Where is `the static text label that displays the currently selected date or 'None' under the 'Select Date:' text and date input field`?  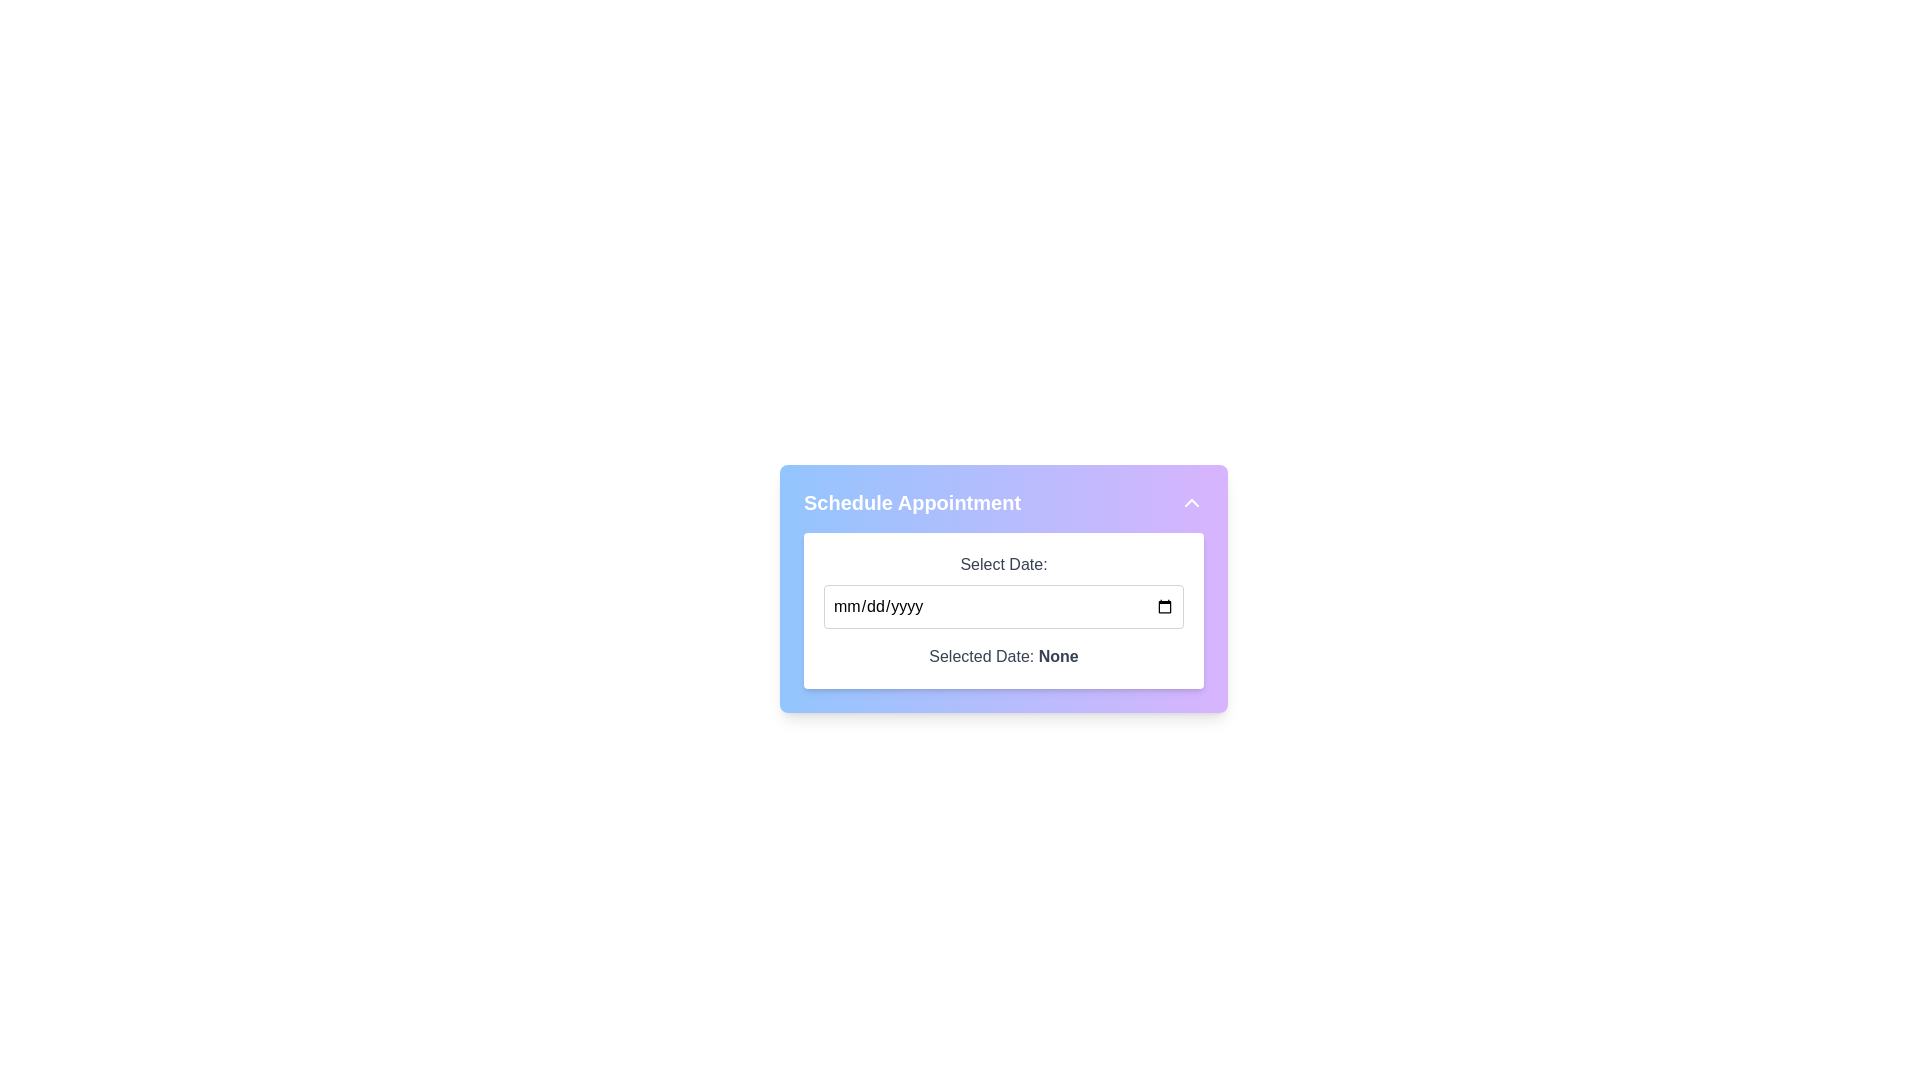
the static text label that displays the currently selected date or 'None' under the 'Select Date:' text and date input field is located at coordinates (1003, 656).